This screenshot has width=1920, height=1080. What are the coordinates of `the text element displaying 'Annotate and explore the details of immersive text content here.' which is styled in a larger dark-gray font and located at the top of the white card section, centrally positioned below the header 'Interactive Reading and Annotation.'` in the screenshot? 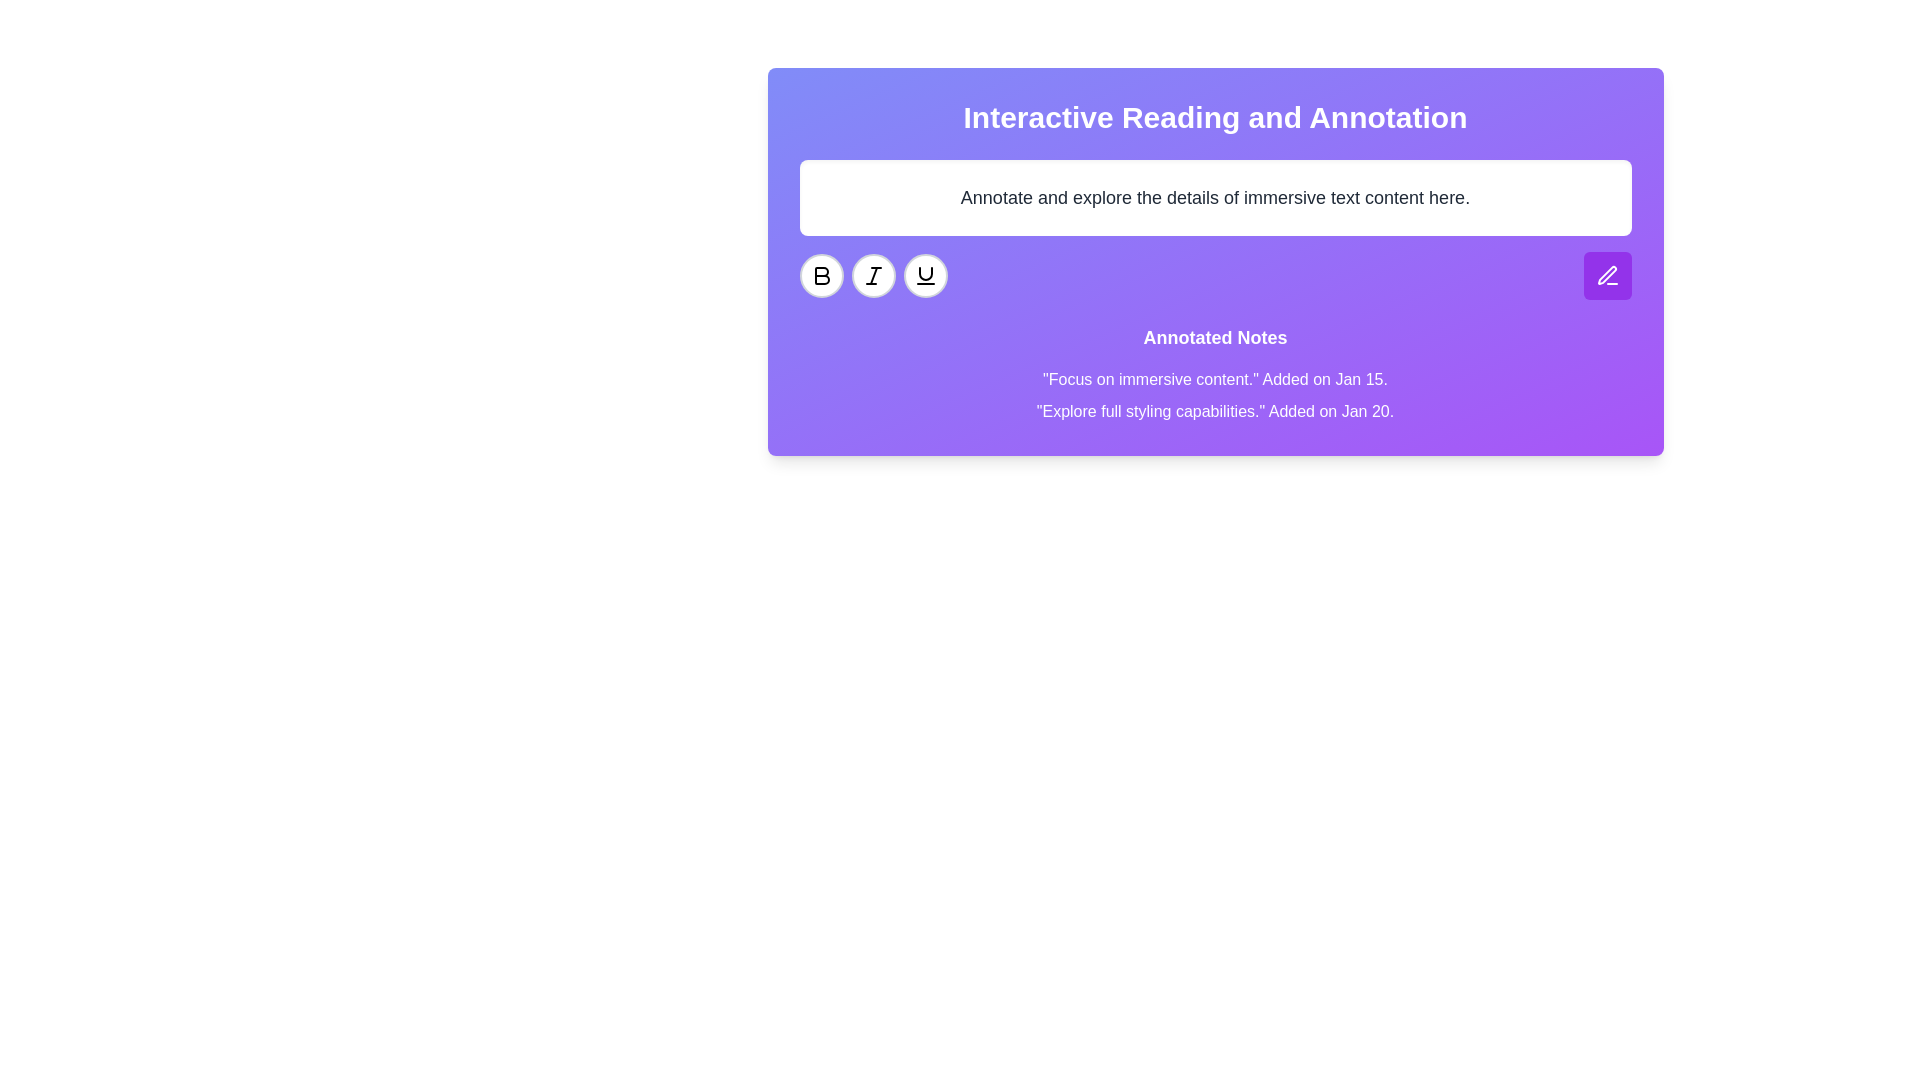 It's located at (1214, 197).